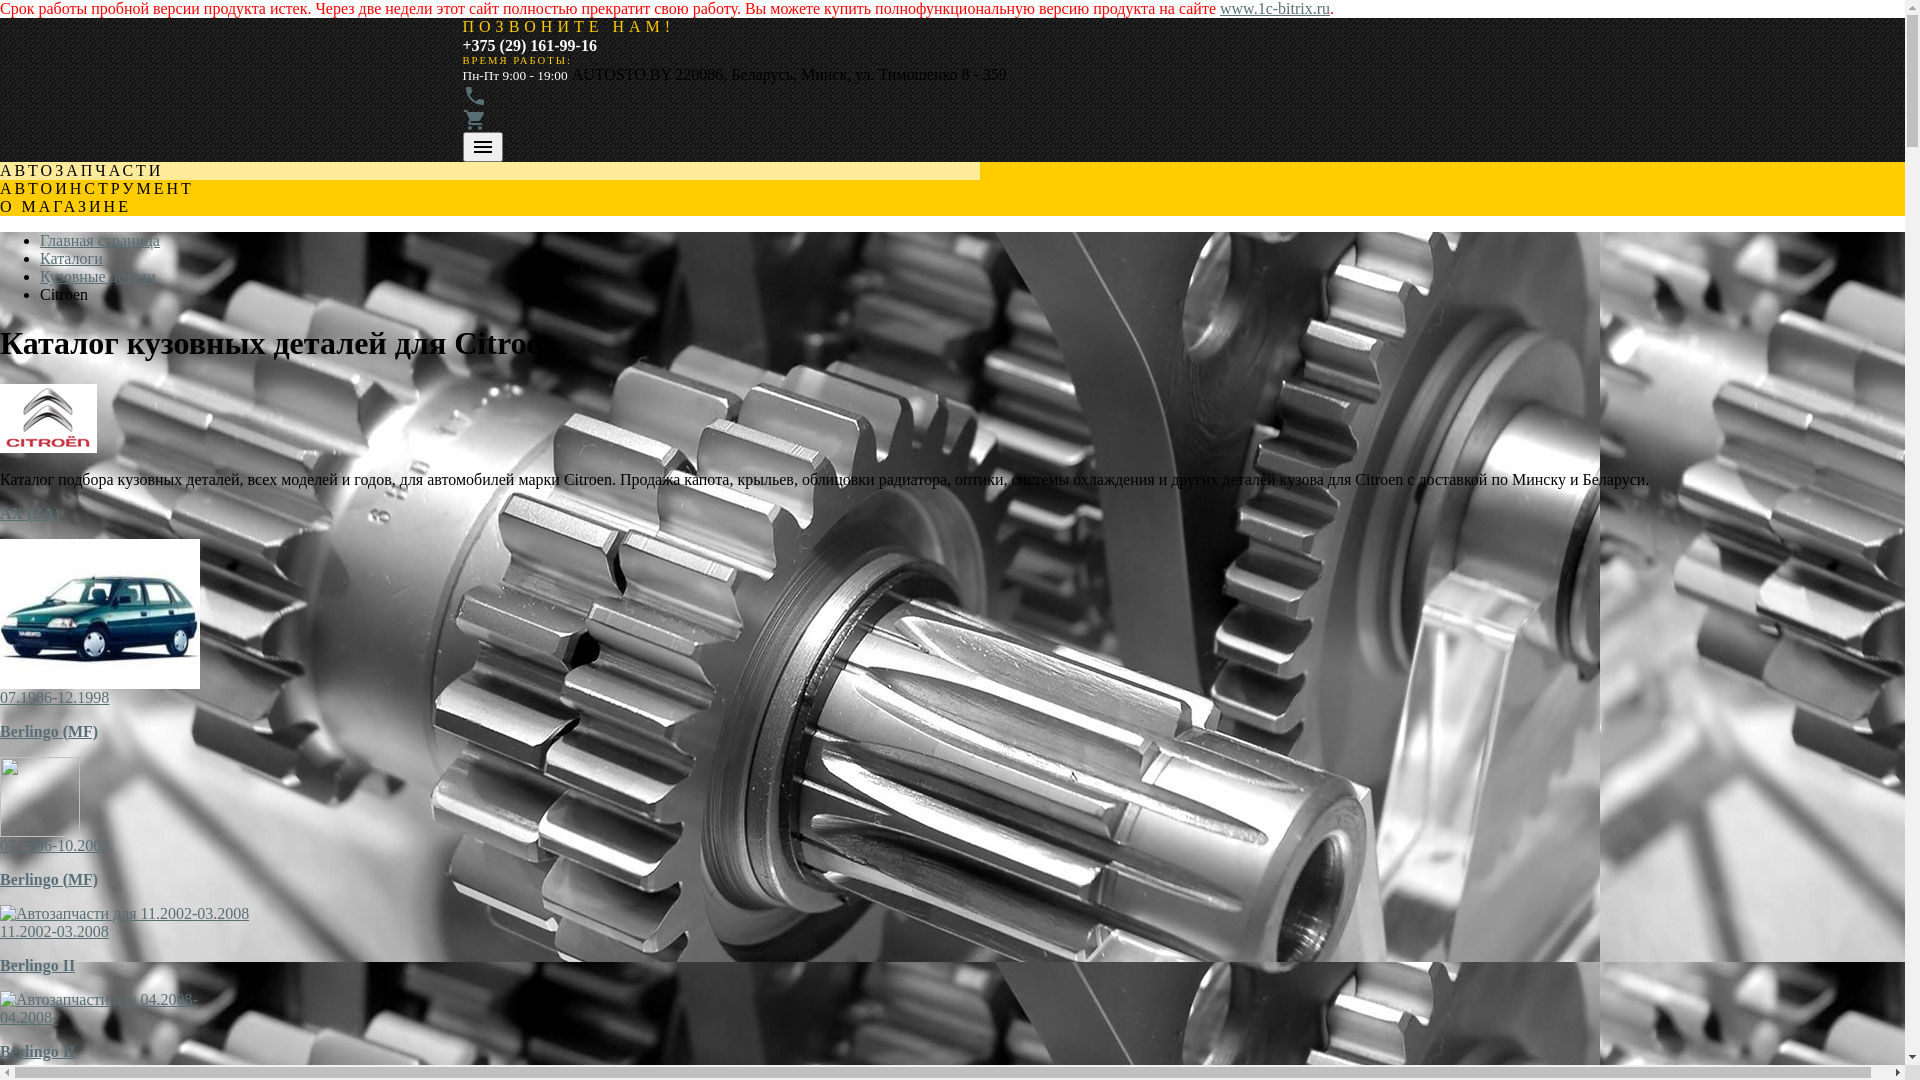 The height and width of the screenshot is (1080, 1920). What do you see at coordinates (473, 102) in the screenshot?
I see `'phone'` at bounding box center [473, 102].